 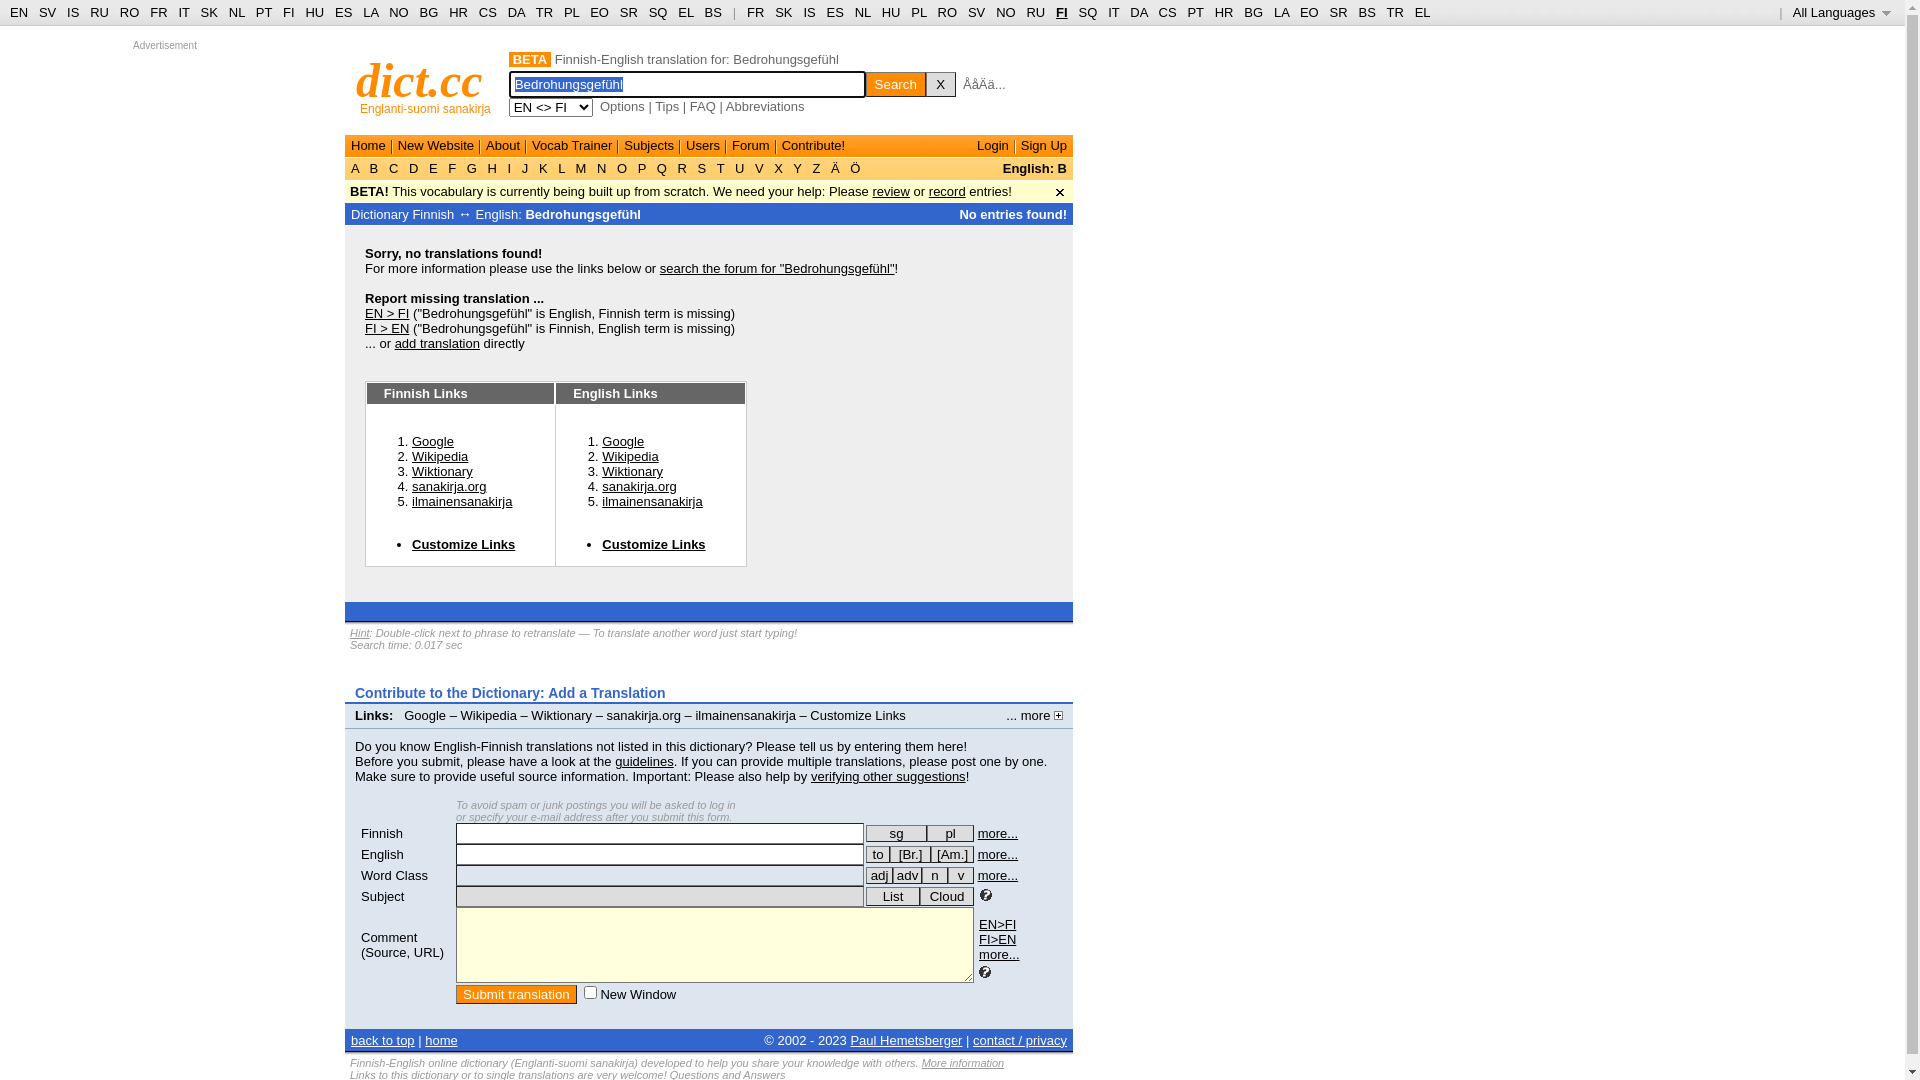 What do you see at coordinates (652, 500) in the screenshot?
I see `'ilmainensanakirja'` at bounding box center [652, 500].